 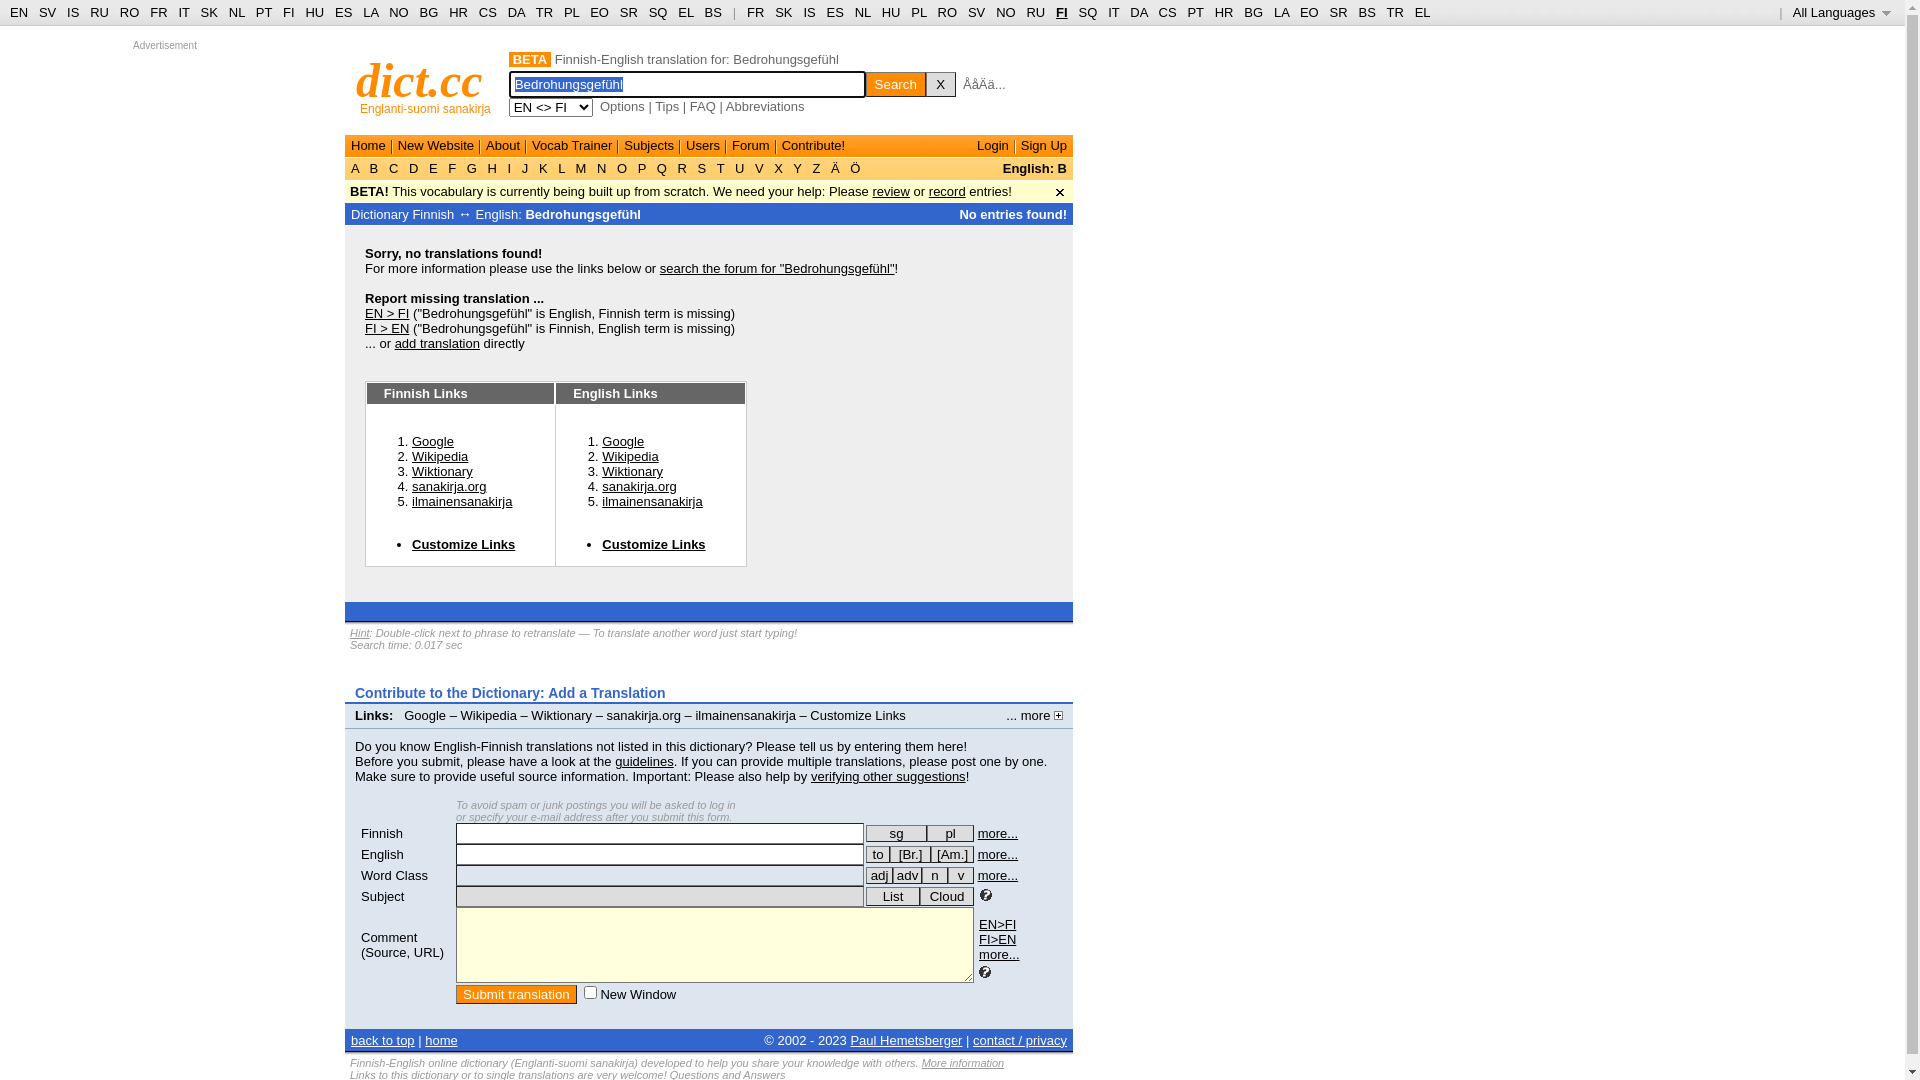 What do you see at coordinates (652, 500) in the screenshot?
I see `'ilmainensanakirja'` at bounding box center [652, 500].